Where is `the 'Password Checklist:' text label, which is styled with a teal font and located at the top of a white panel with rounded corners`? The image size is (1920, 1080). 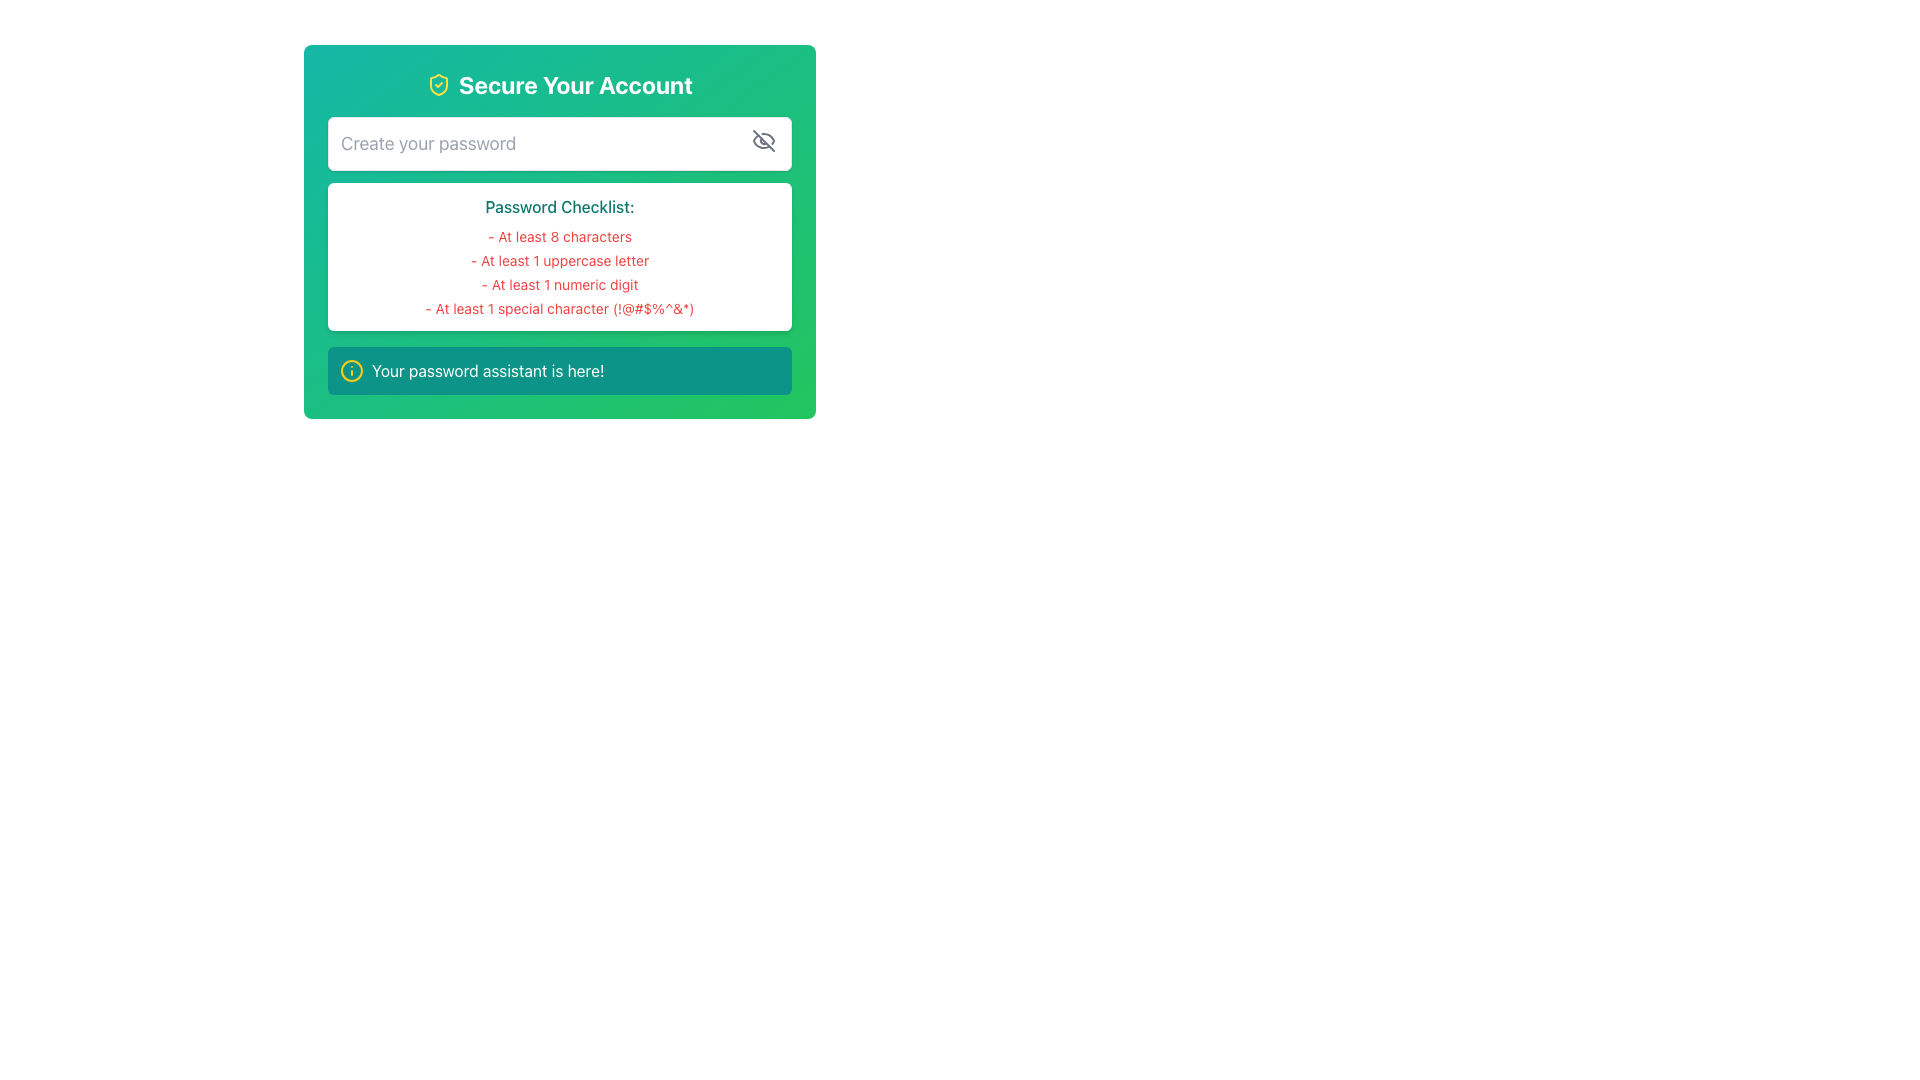 the 'Password Checklist:' text label, which is styled with a teal font and located at the top of a white panel with rounded corners is located at coordinates (560, 207).